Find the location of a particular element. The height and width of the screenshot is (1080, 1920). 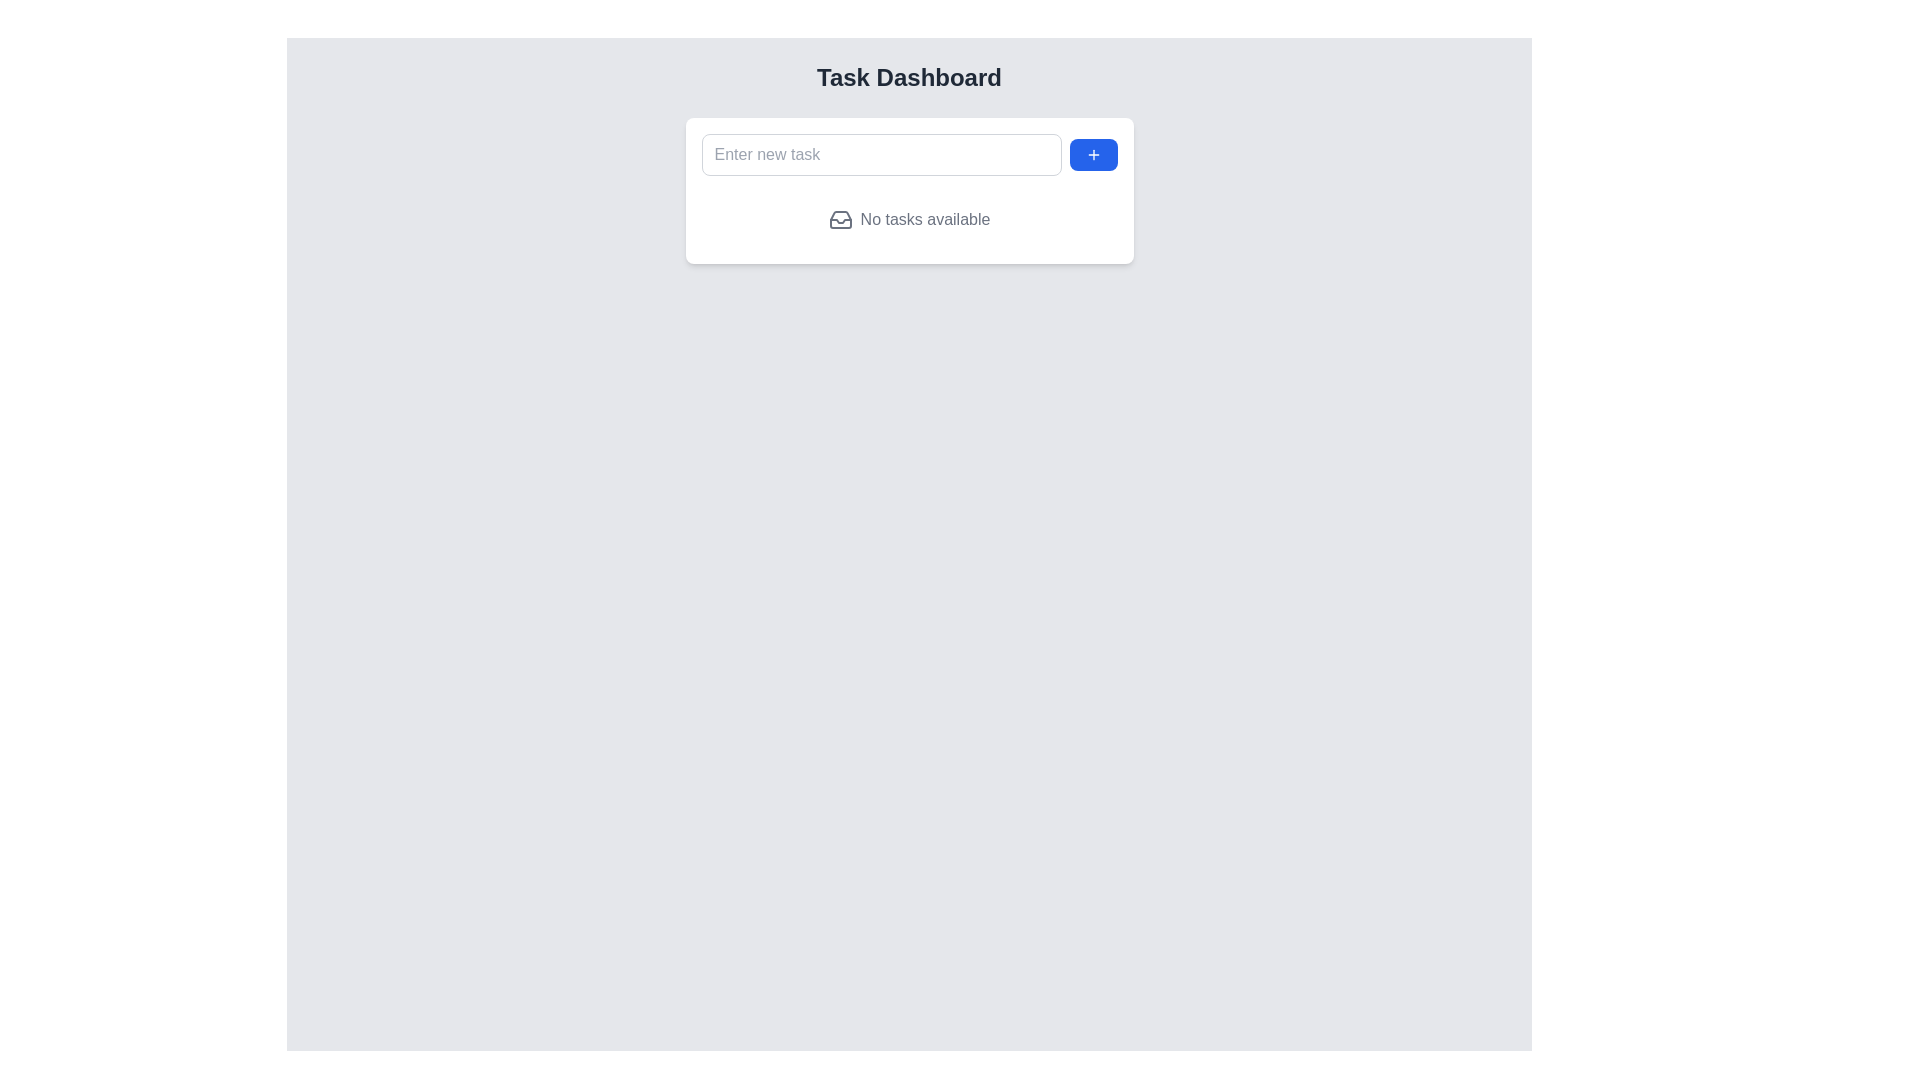

the empty inbox icon located to the left of the 'No tasks available' text in the gray background card beneath the 'Task Dashboard' heading is located at coordinates (840, 219).